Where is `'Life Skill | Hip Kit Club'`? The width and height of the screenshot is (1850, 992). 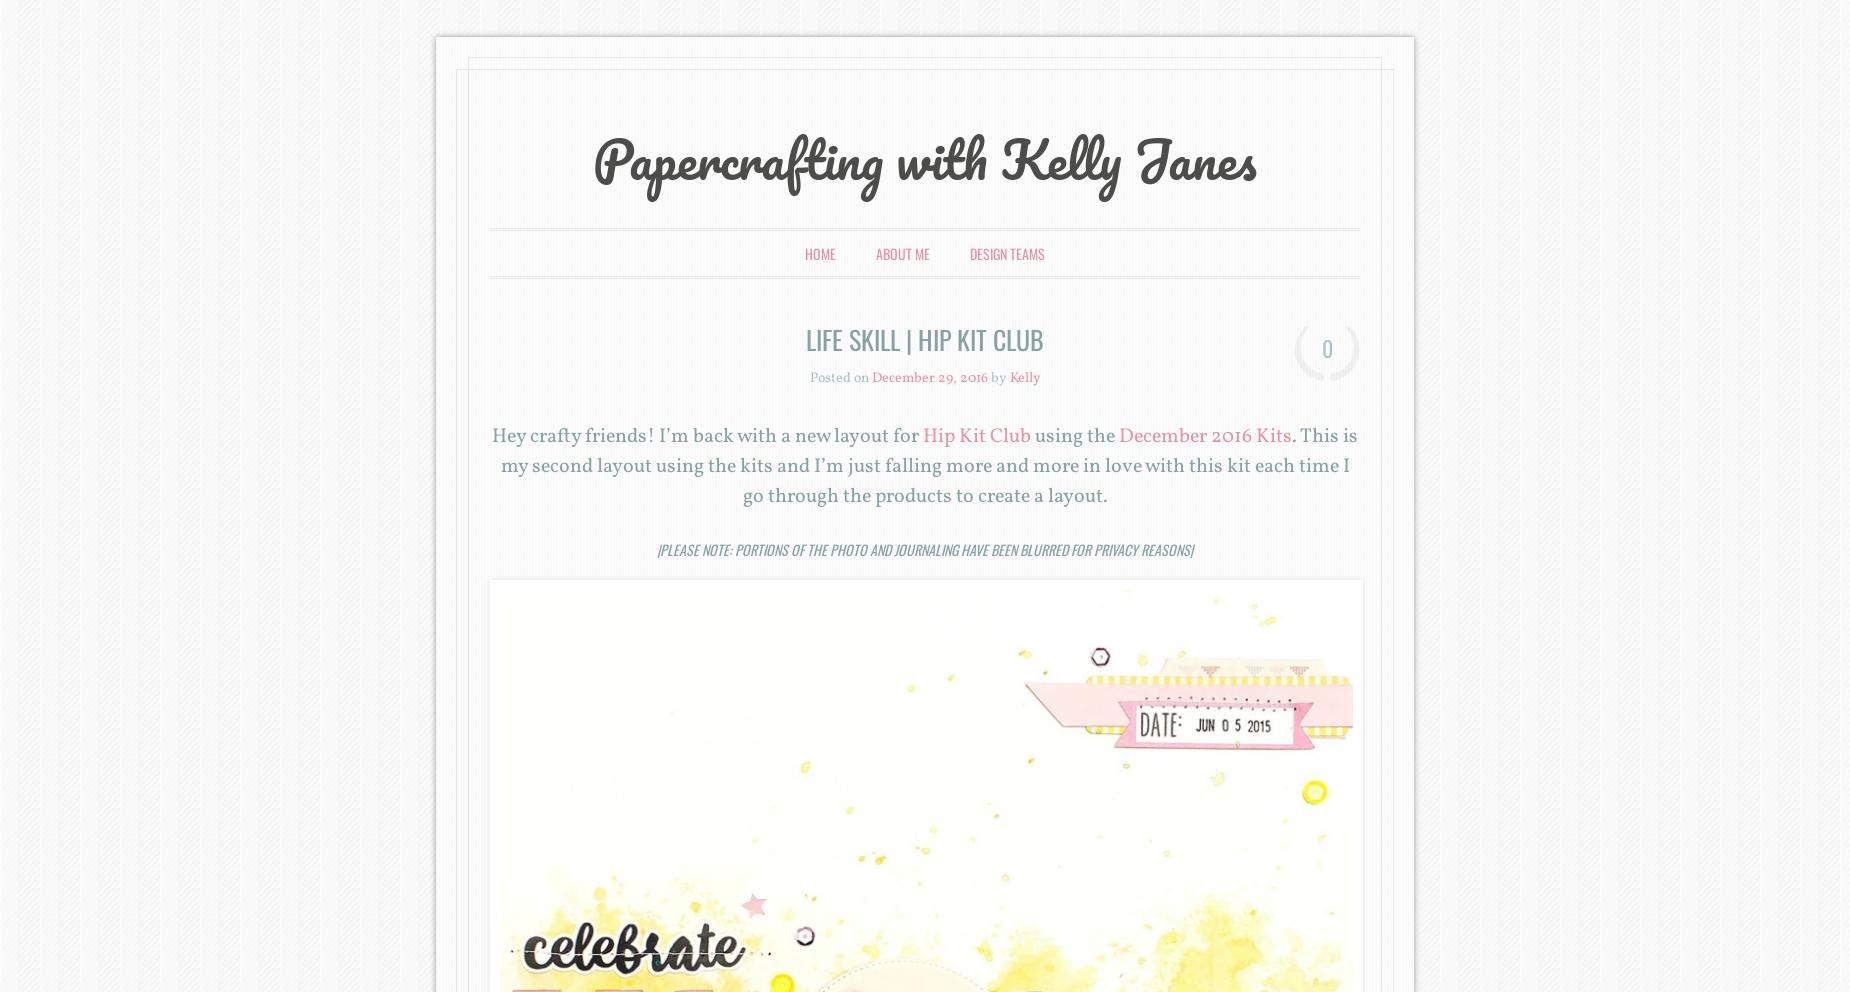
'Life Skill | Hip Kit Club' is located at coordinates (925, 338).